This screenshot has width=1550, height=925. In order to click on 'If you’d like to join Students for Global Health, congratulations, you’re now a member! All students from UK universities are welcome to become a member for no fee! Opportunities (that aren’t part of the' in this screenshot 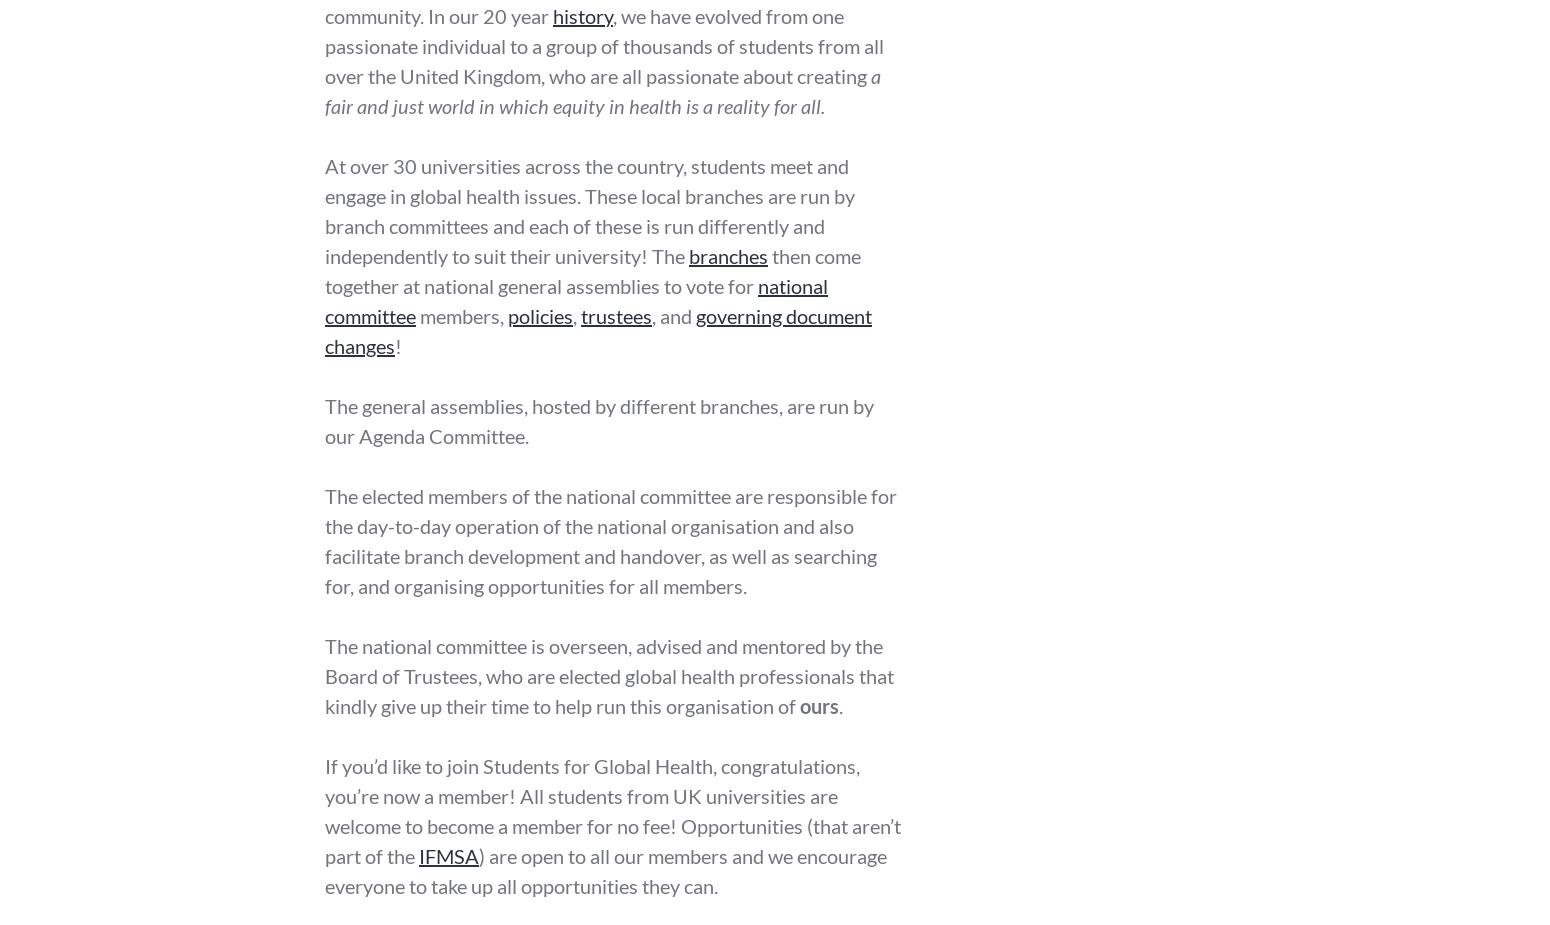, I will do `click(613, 811)`.